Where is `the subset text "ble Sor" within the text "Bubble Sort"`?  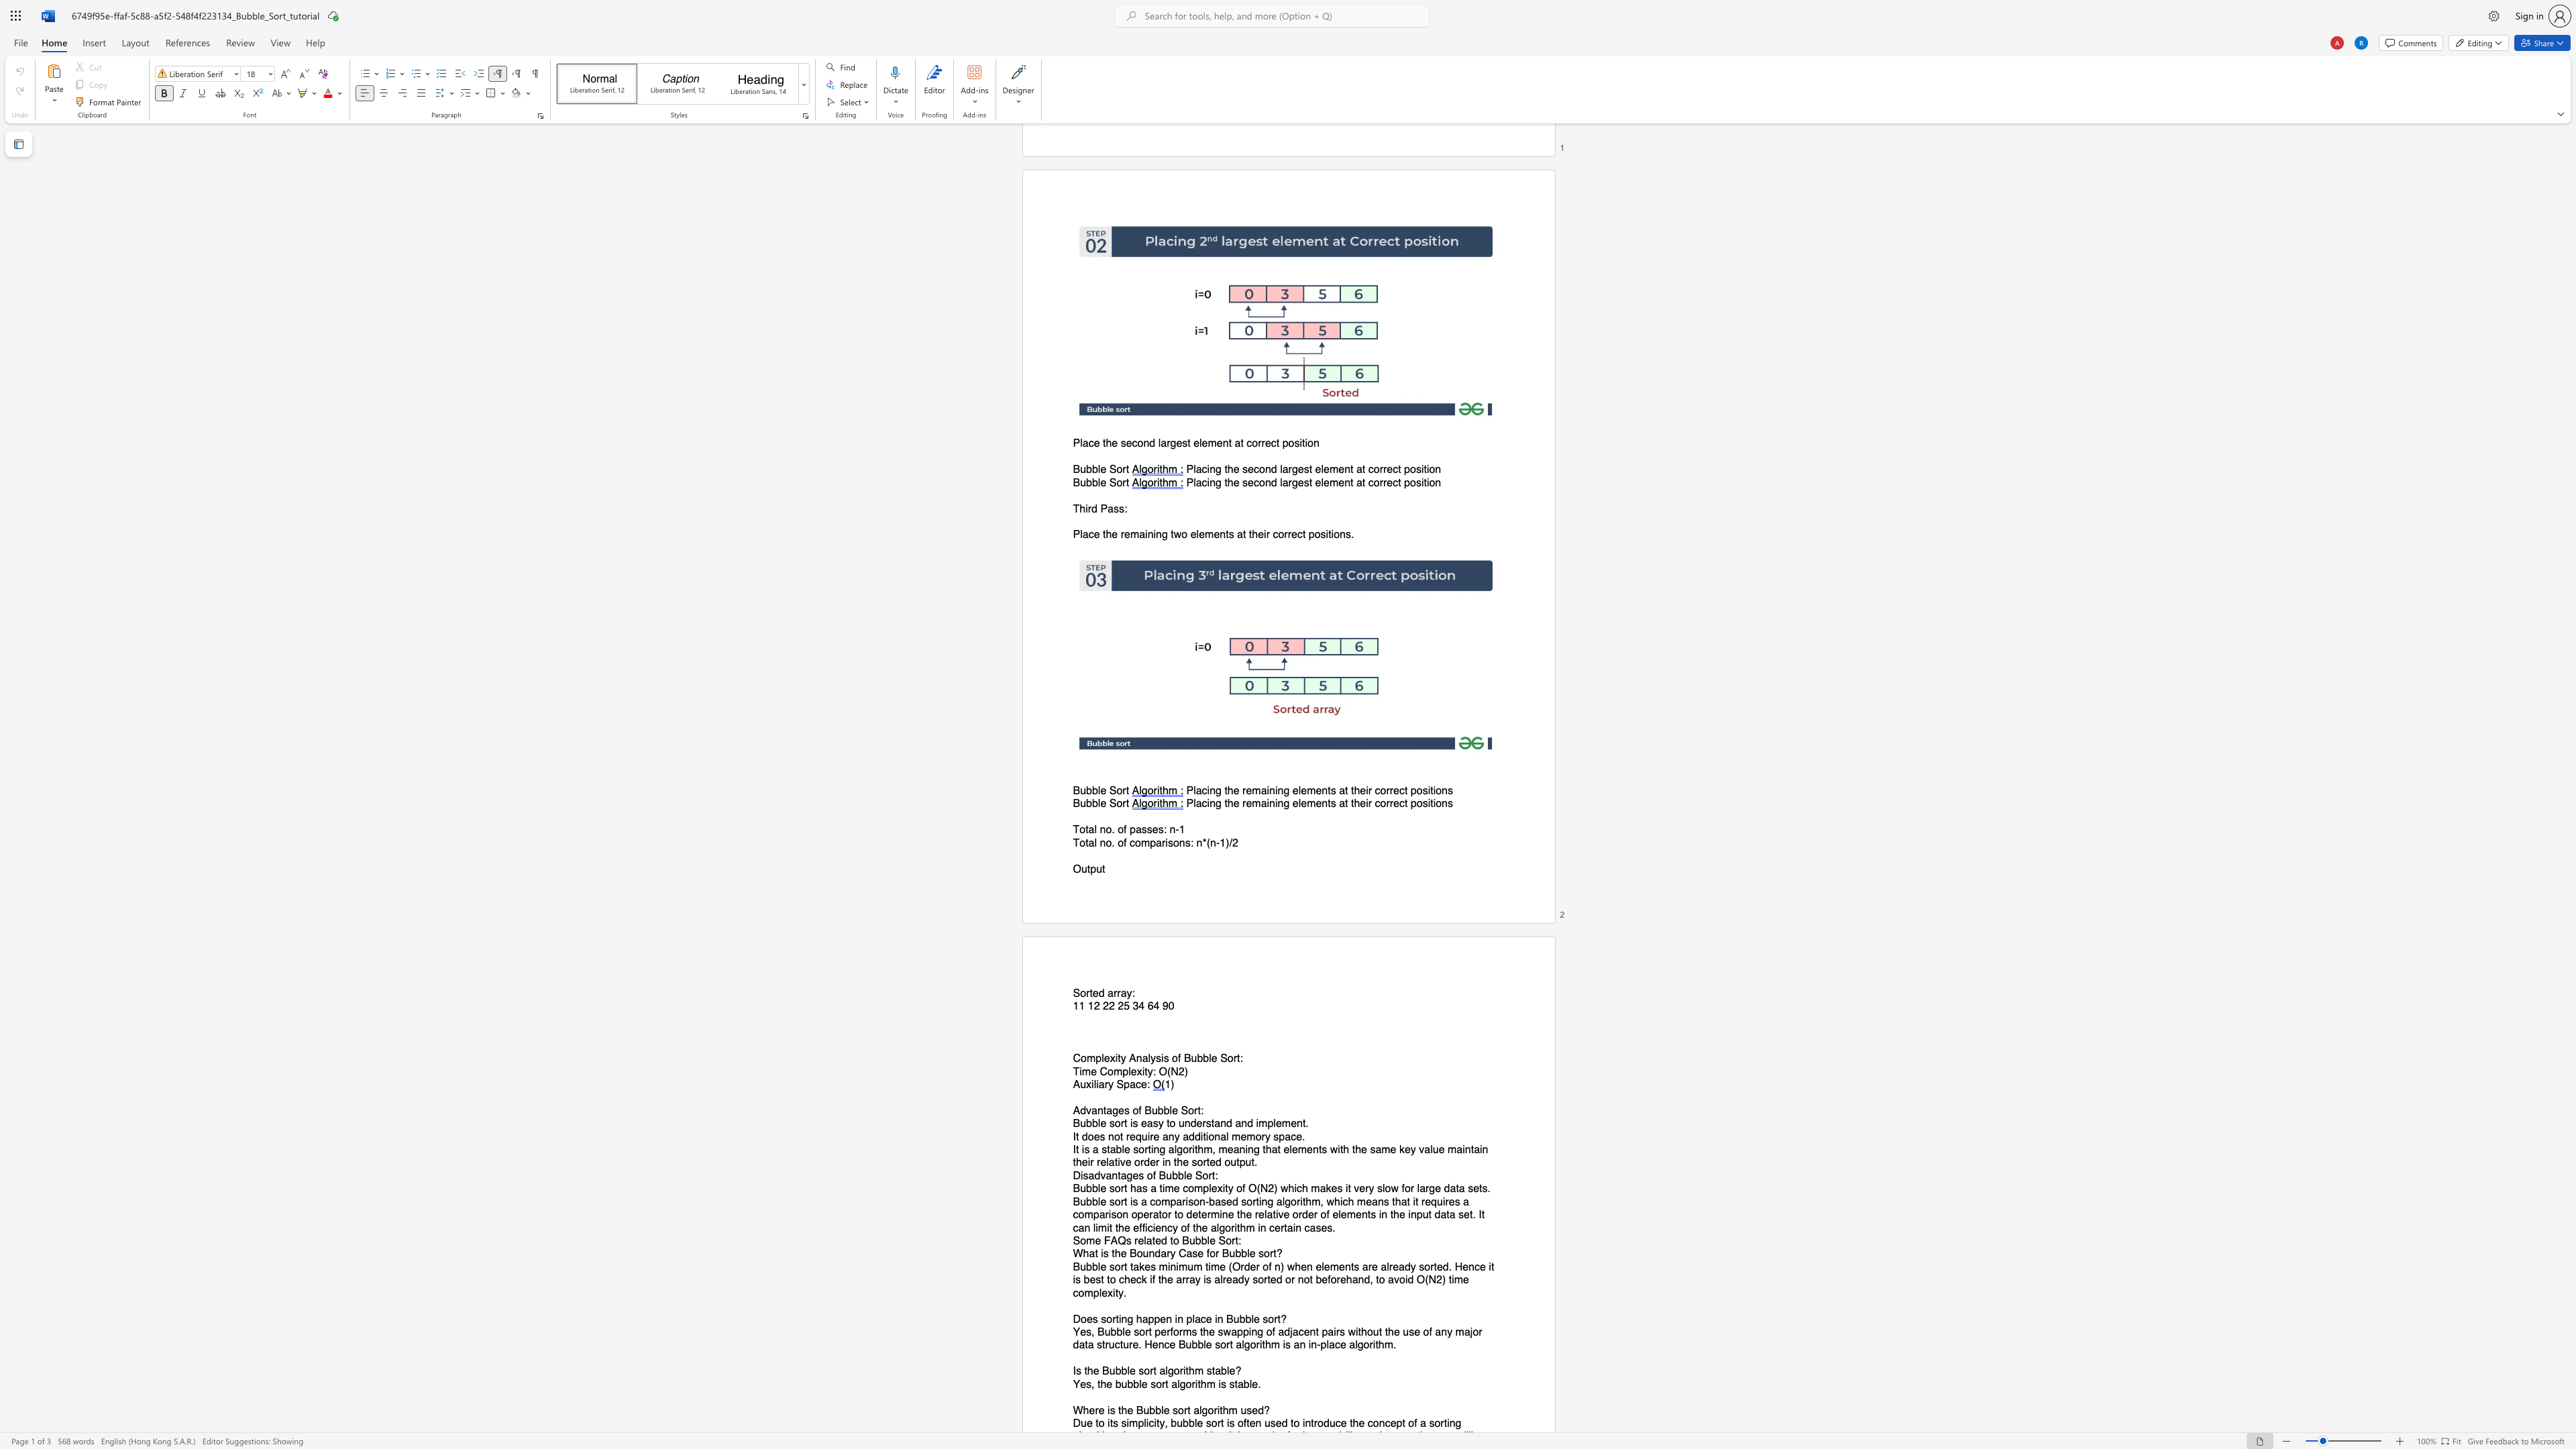
the subset text "ble Sor" within the text "Bubble Sort" is located at coordinates (1092, 804).